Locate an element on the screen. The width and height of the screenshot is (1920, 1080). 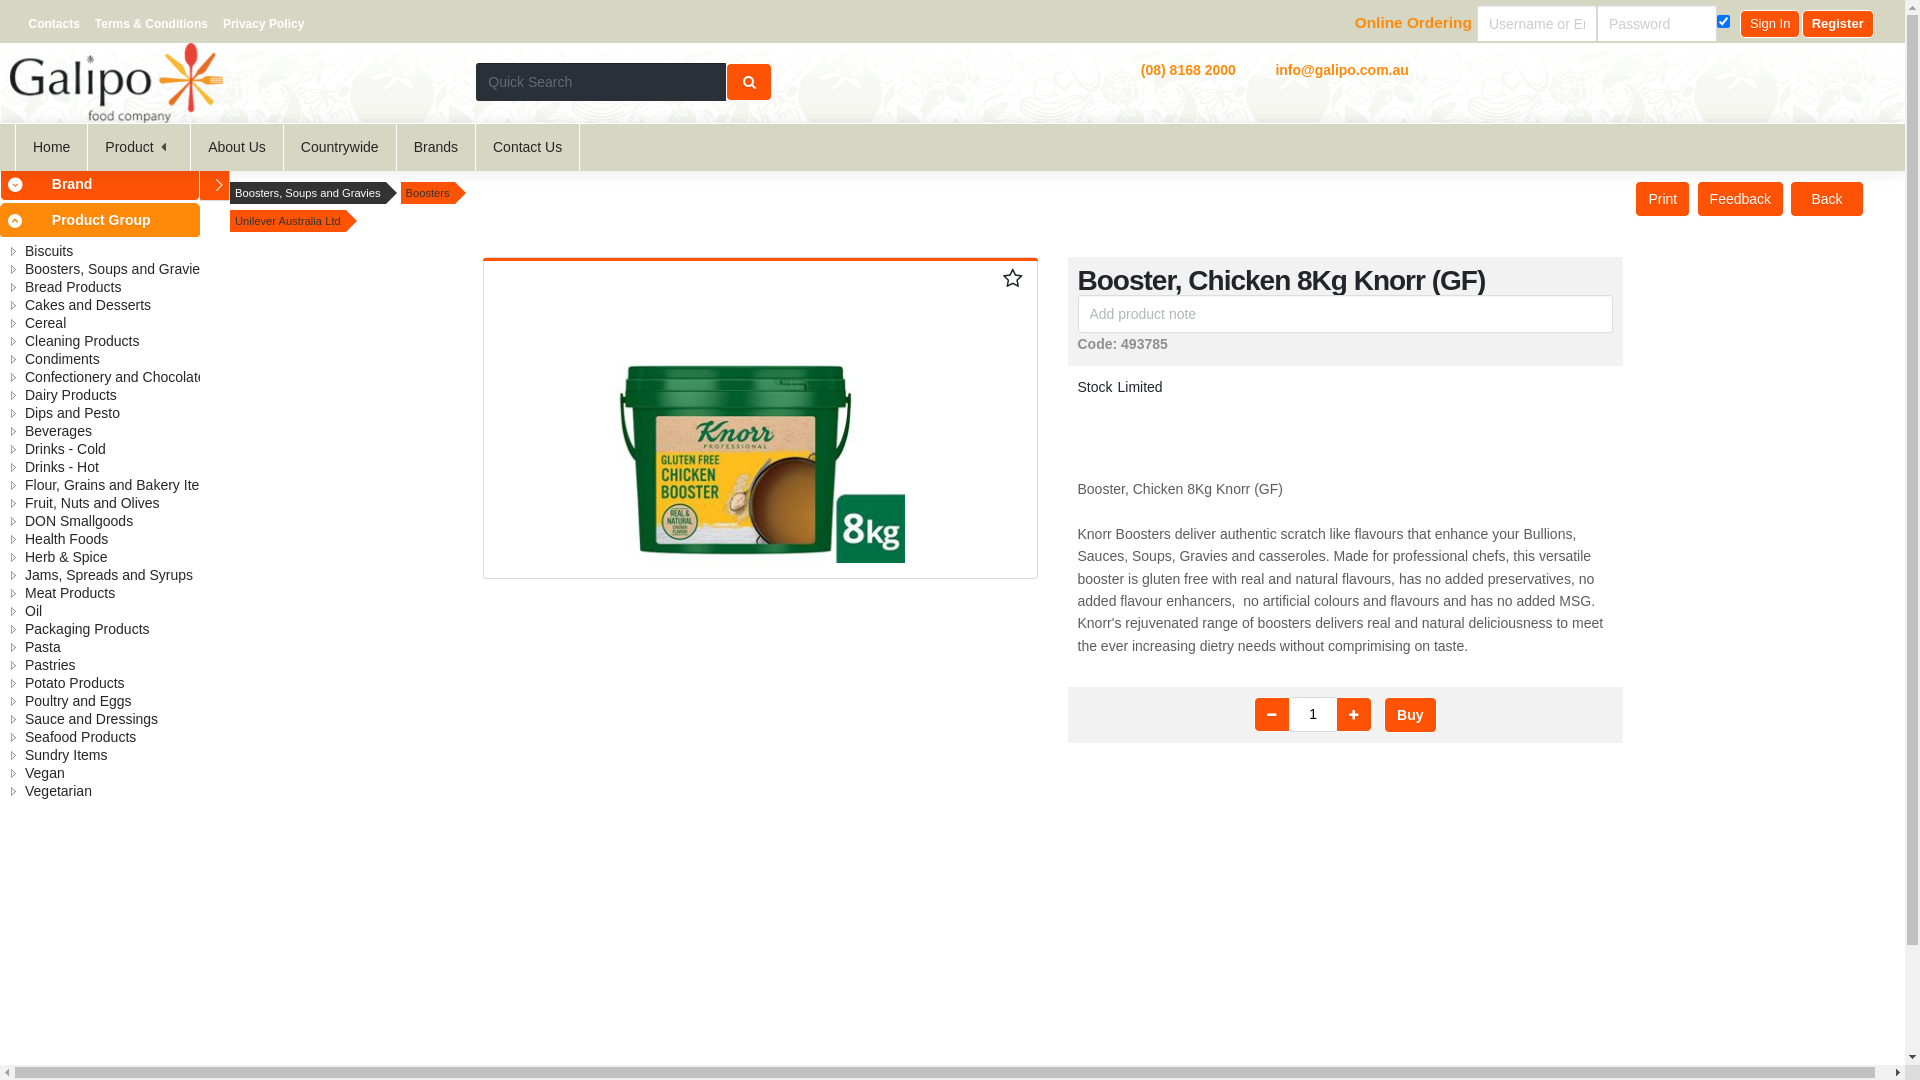
'Brand' is located at coordinates (110, 184).